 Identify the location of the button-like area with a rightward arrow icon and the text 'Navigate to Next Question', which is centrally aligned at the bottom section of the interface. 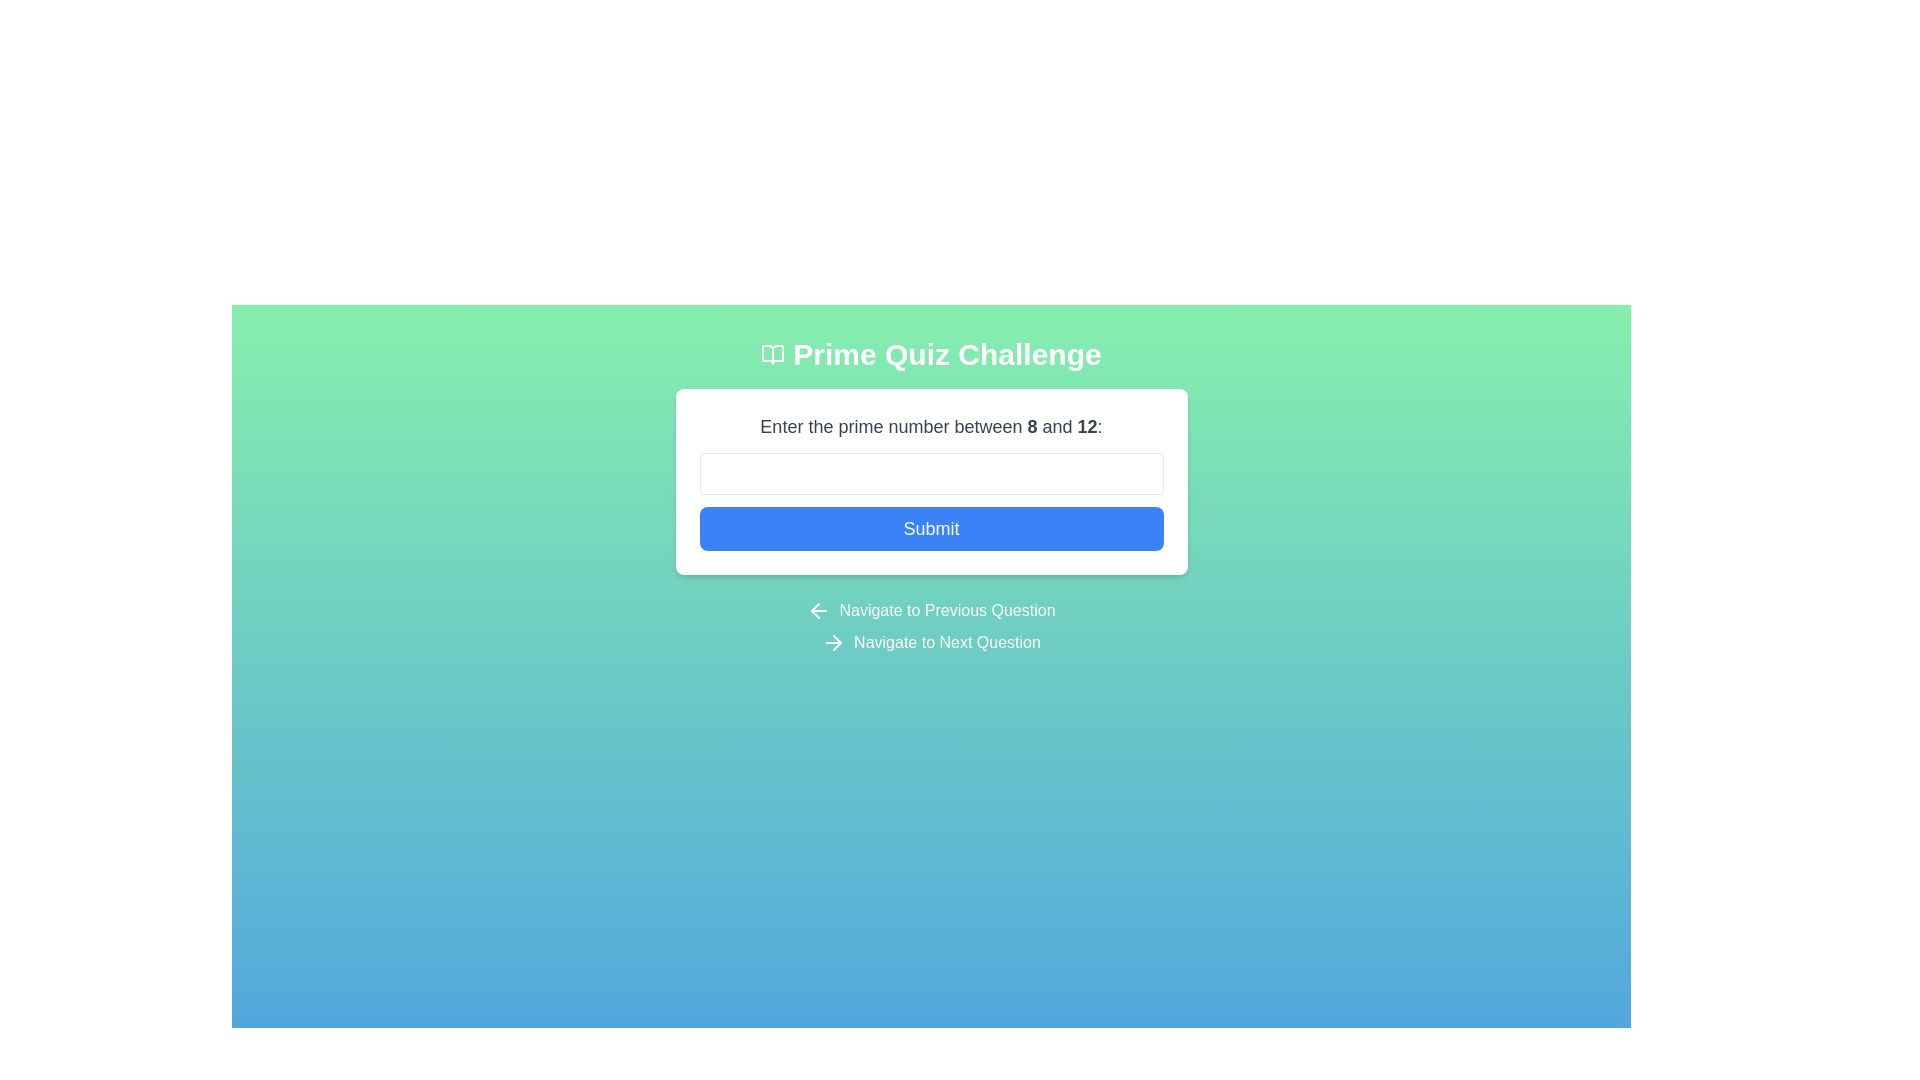
(930, 643).